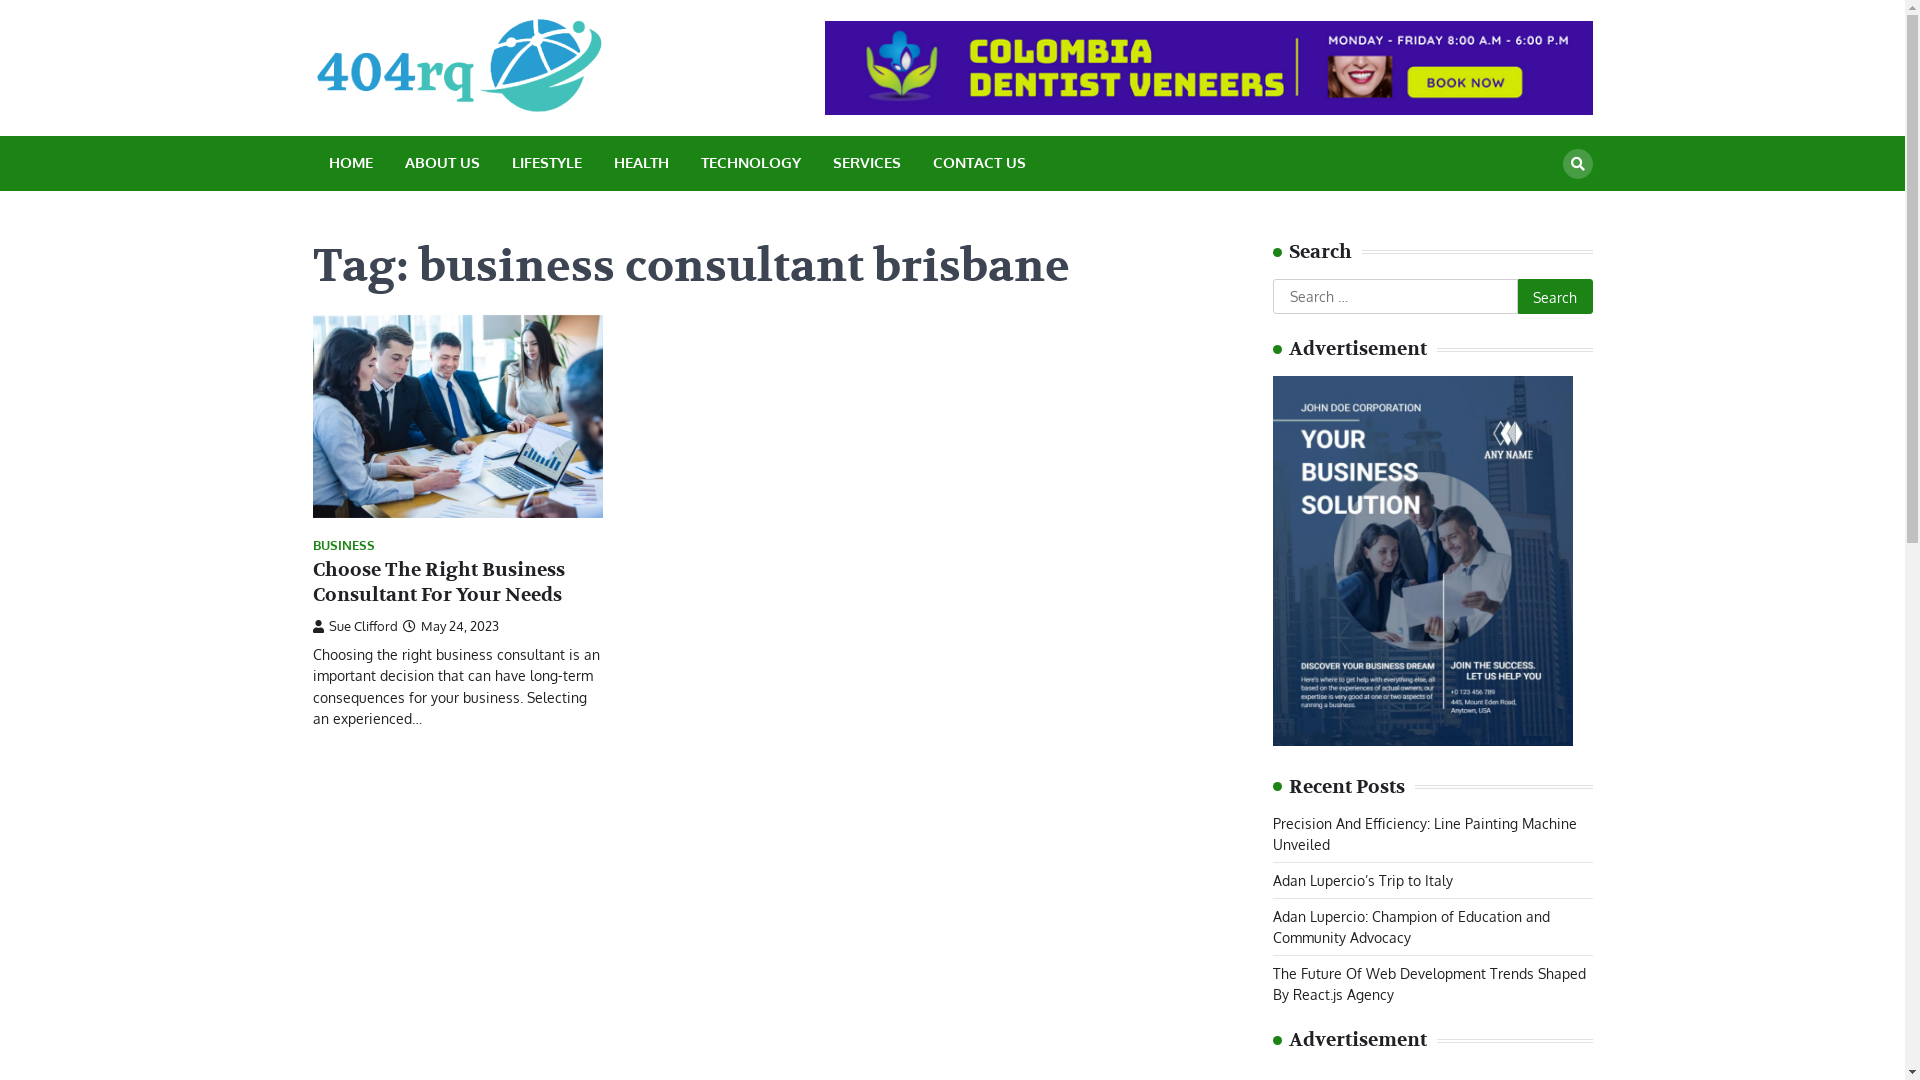 Image resolution: width=1920 pixels, height=1080 pixels. Describe the element at coordinates (1409, 926) in the screenshot. I see `'Adan Lupercio: Champion of Education and Community Advocacy'` at that location.